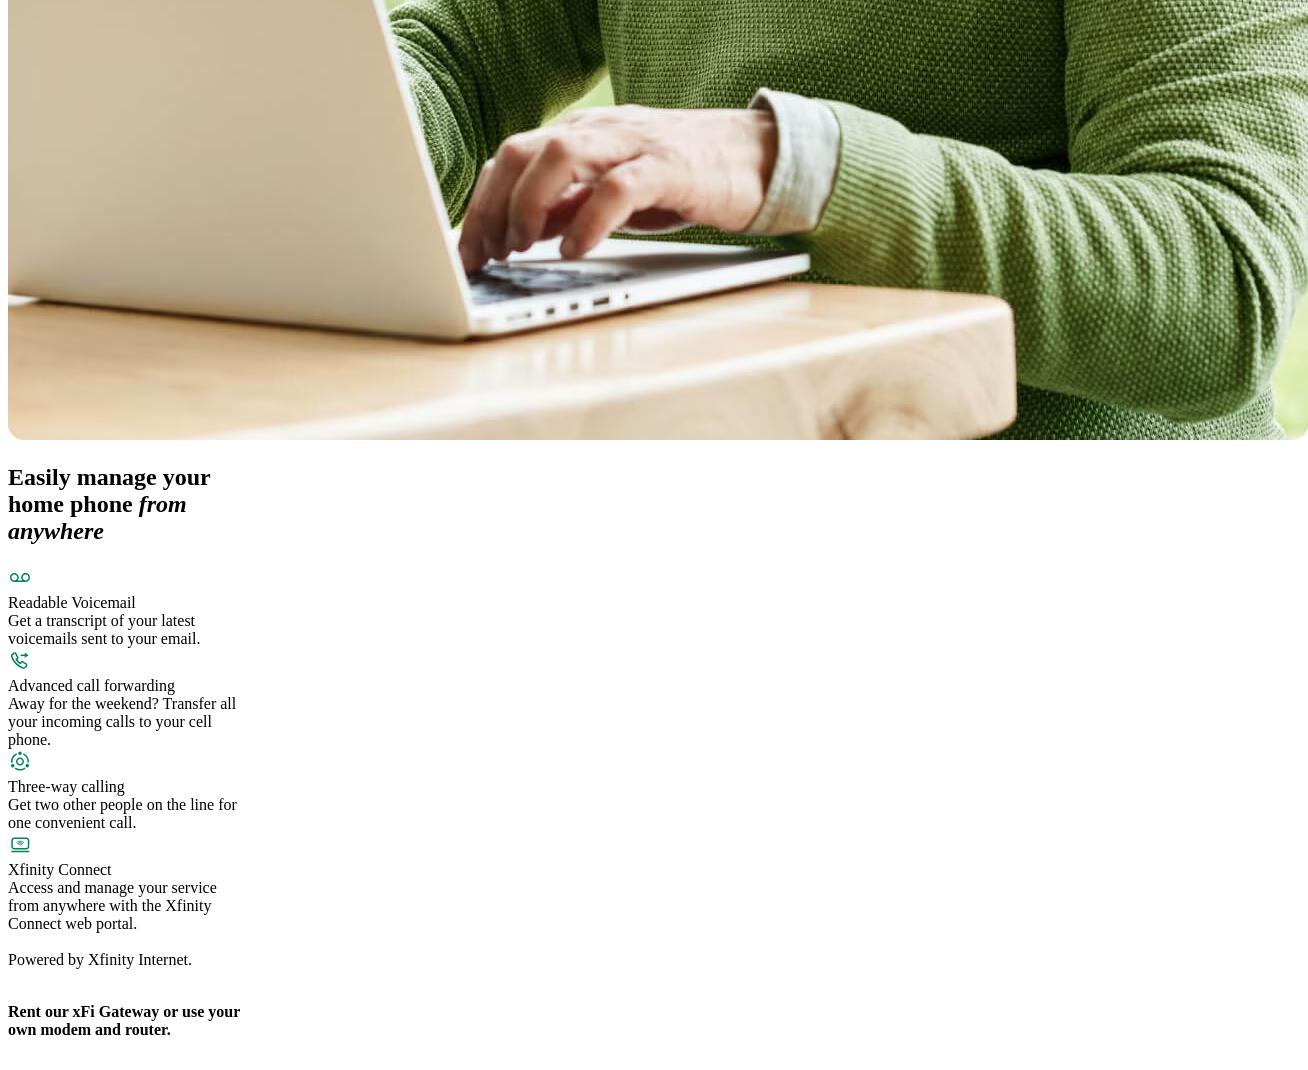  What do you see at coordinates (59, 869) in the screenshot?
I see `'Xfinity Connect'` at bounding box center [59, 869].